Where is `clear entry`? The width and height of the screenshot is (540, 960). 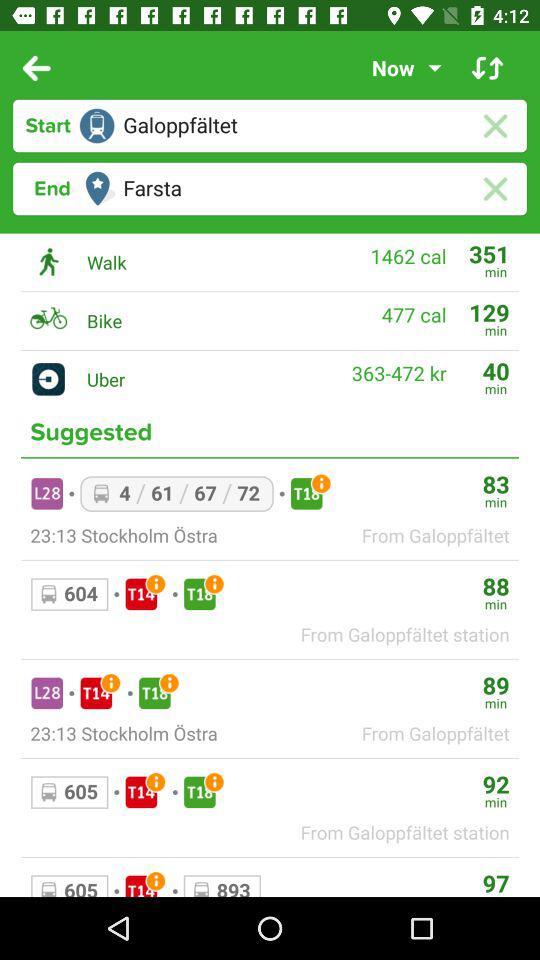
clear entry is located at coordinates (494, 189).